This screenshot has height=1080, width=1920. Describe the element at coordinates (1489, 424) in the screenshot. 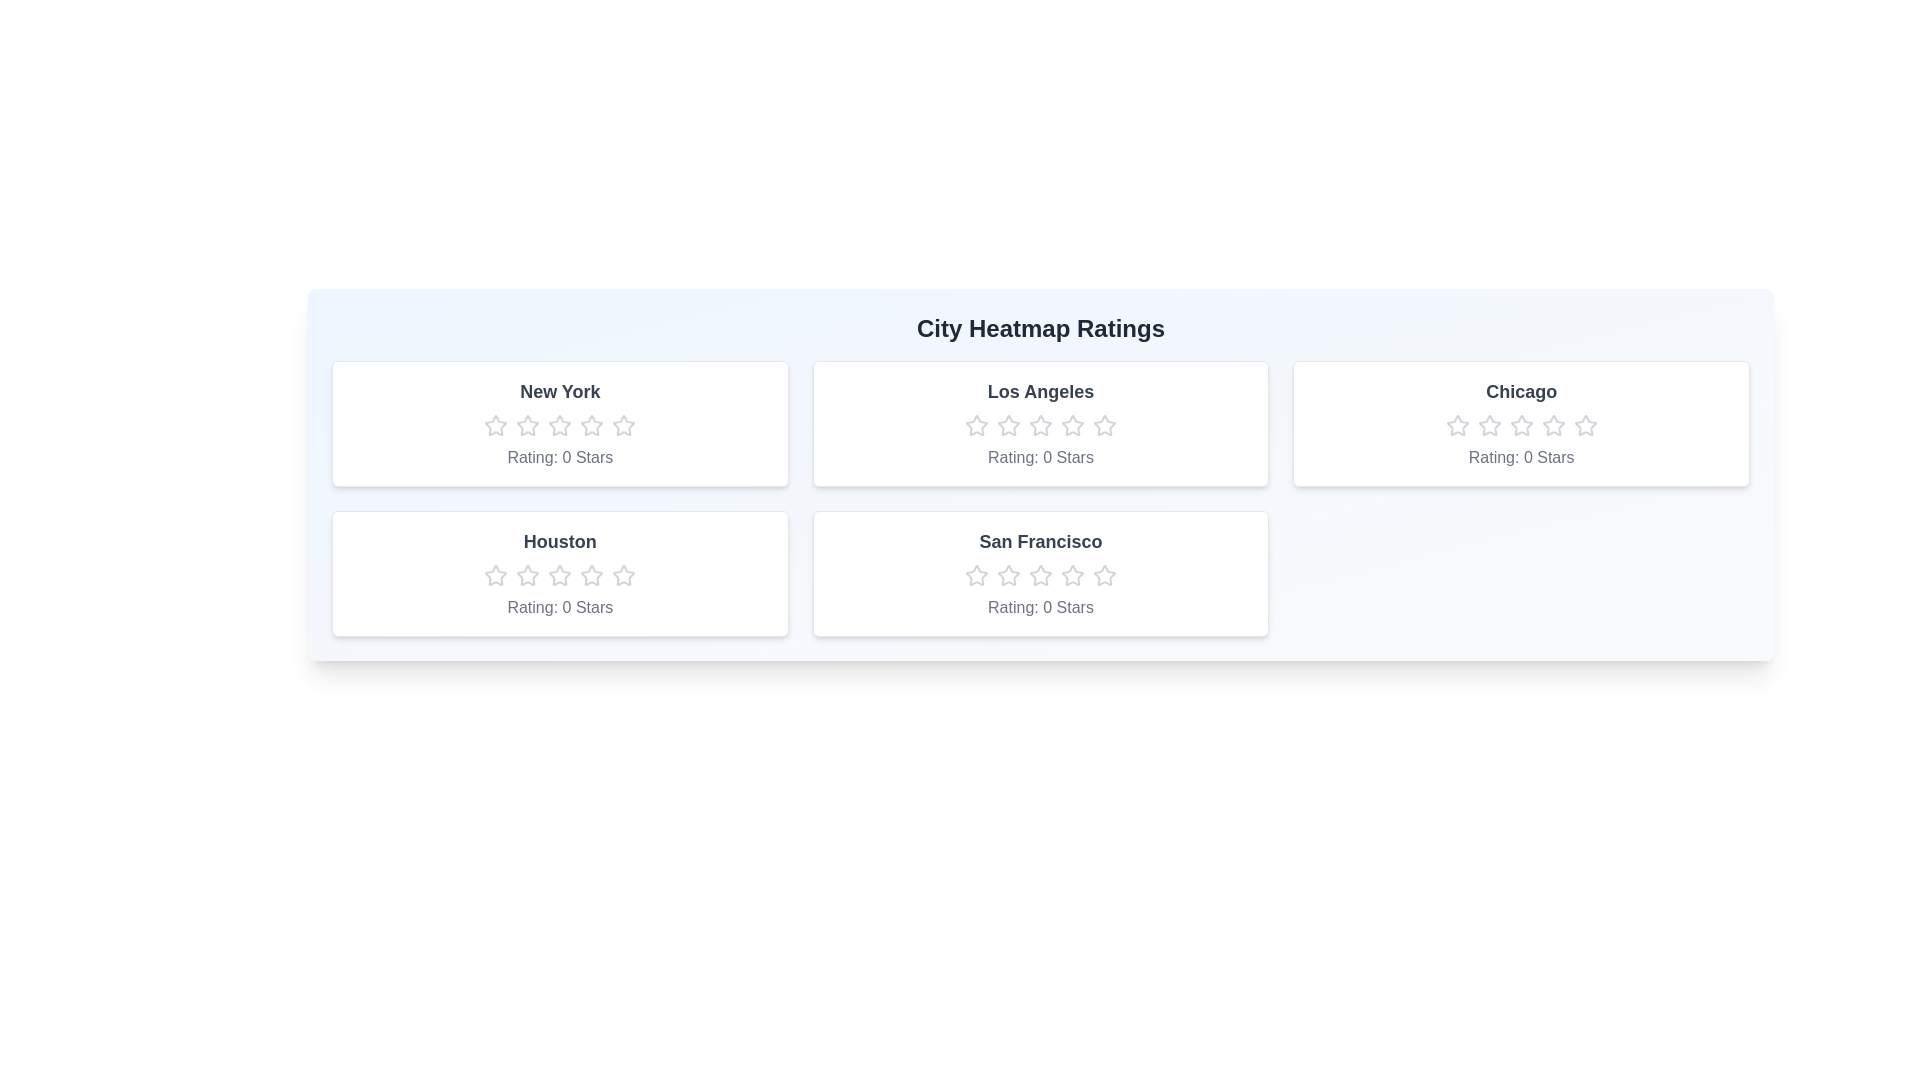

I see `the Chicago rating star number 2` at that location.